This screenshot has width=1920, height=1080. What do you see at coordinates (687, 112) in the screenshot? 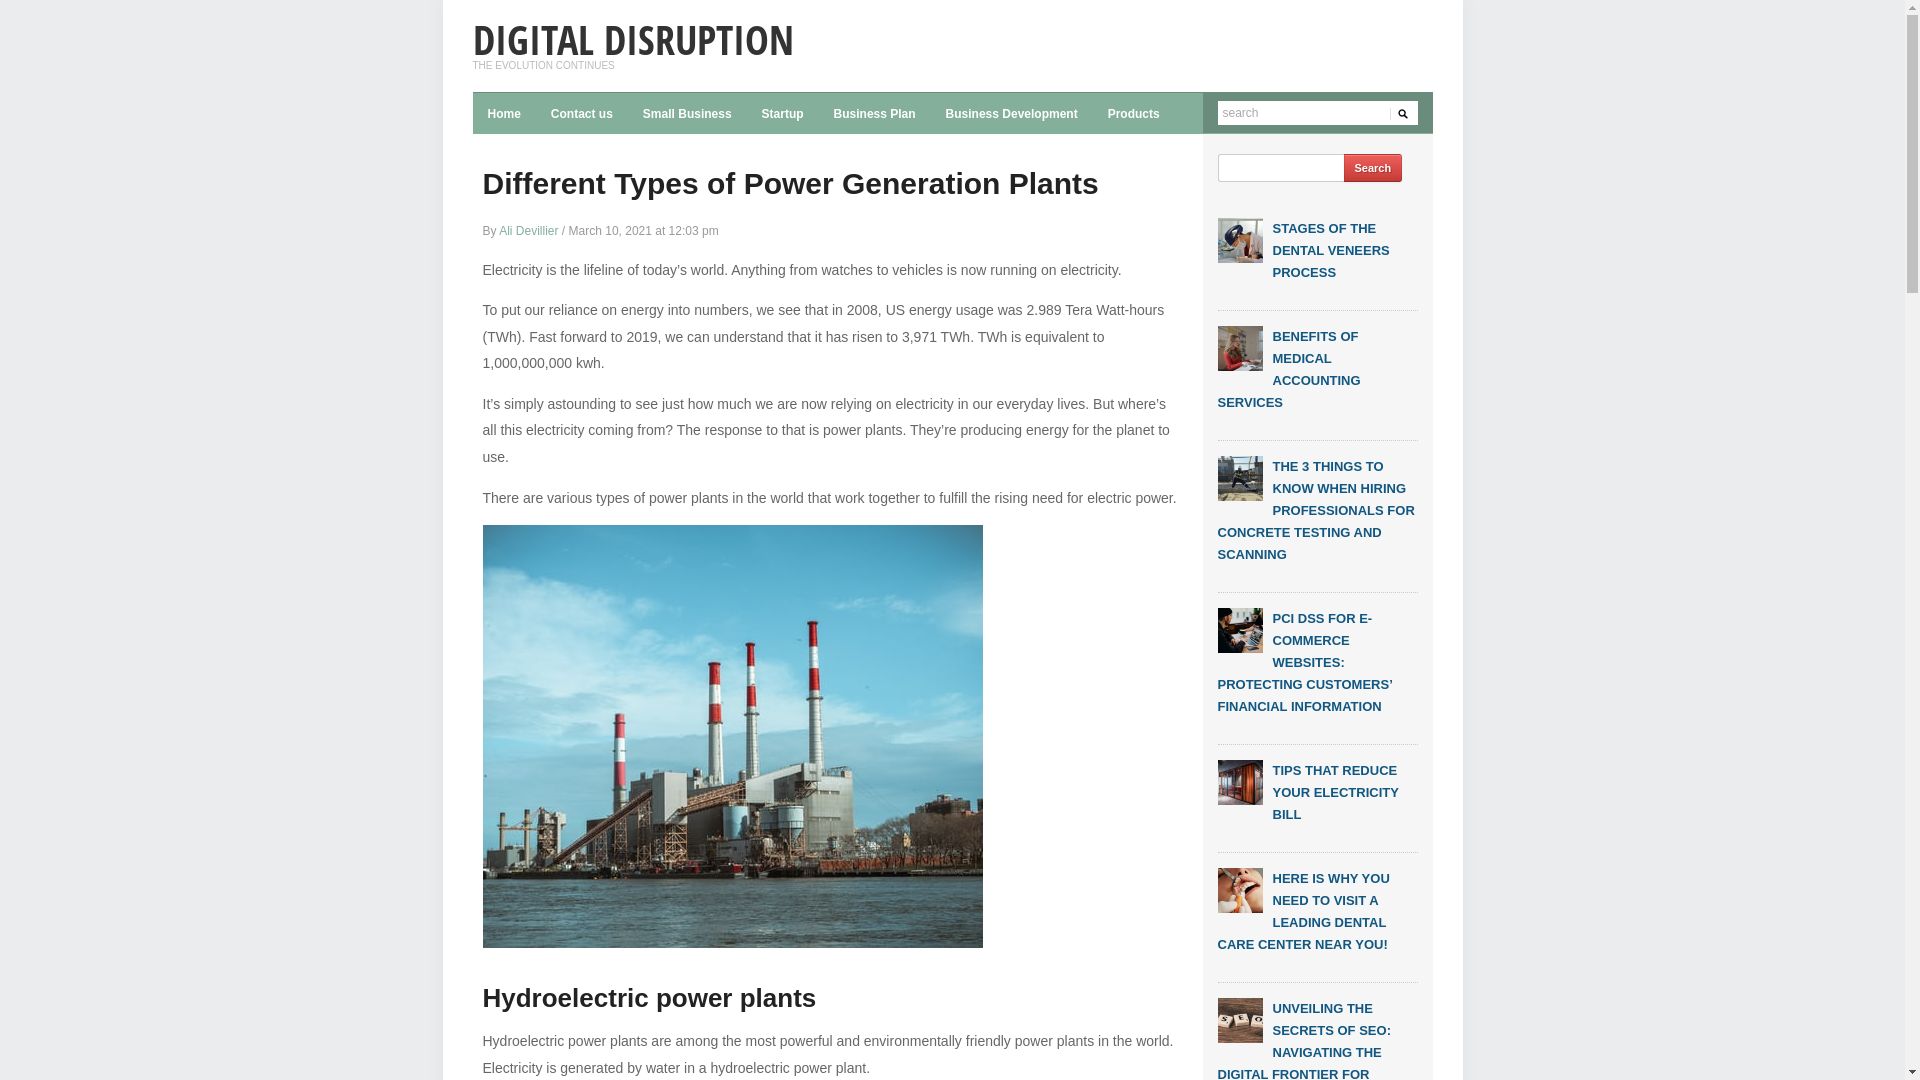
I see `'Small Business'` at bounding box center [687, 112].